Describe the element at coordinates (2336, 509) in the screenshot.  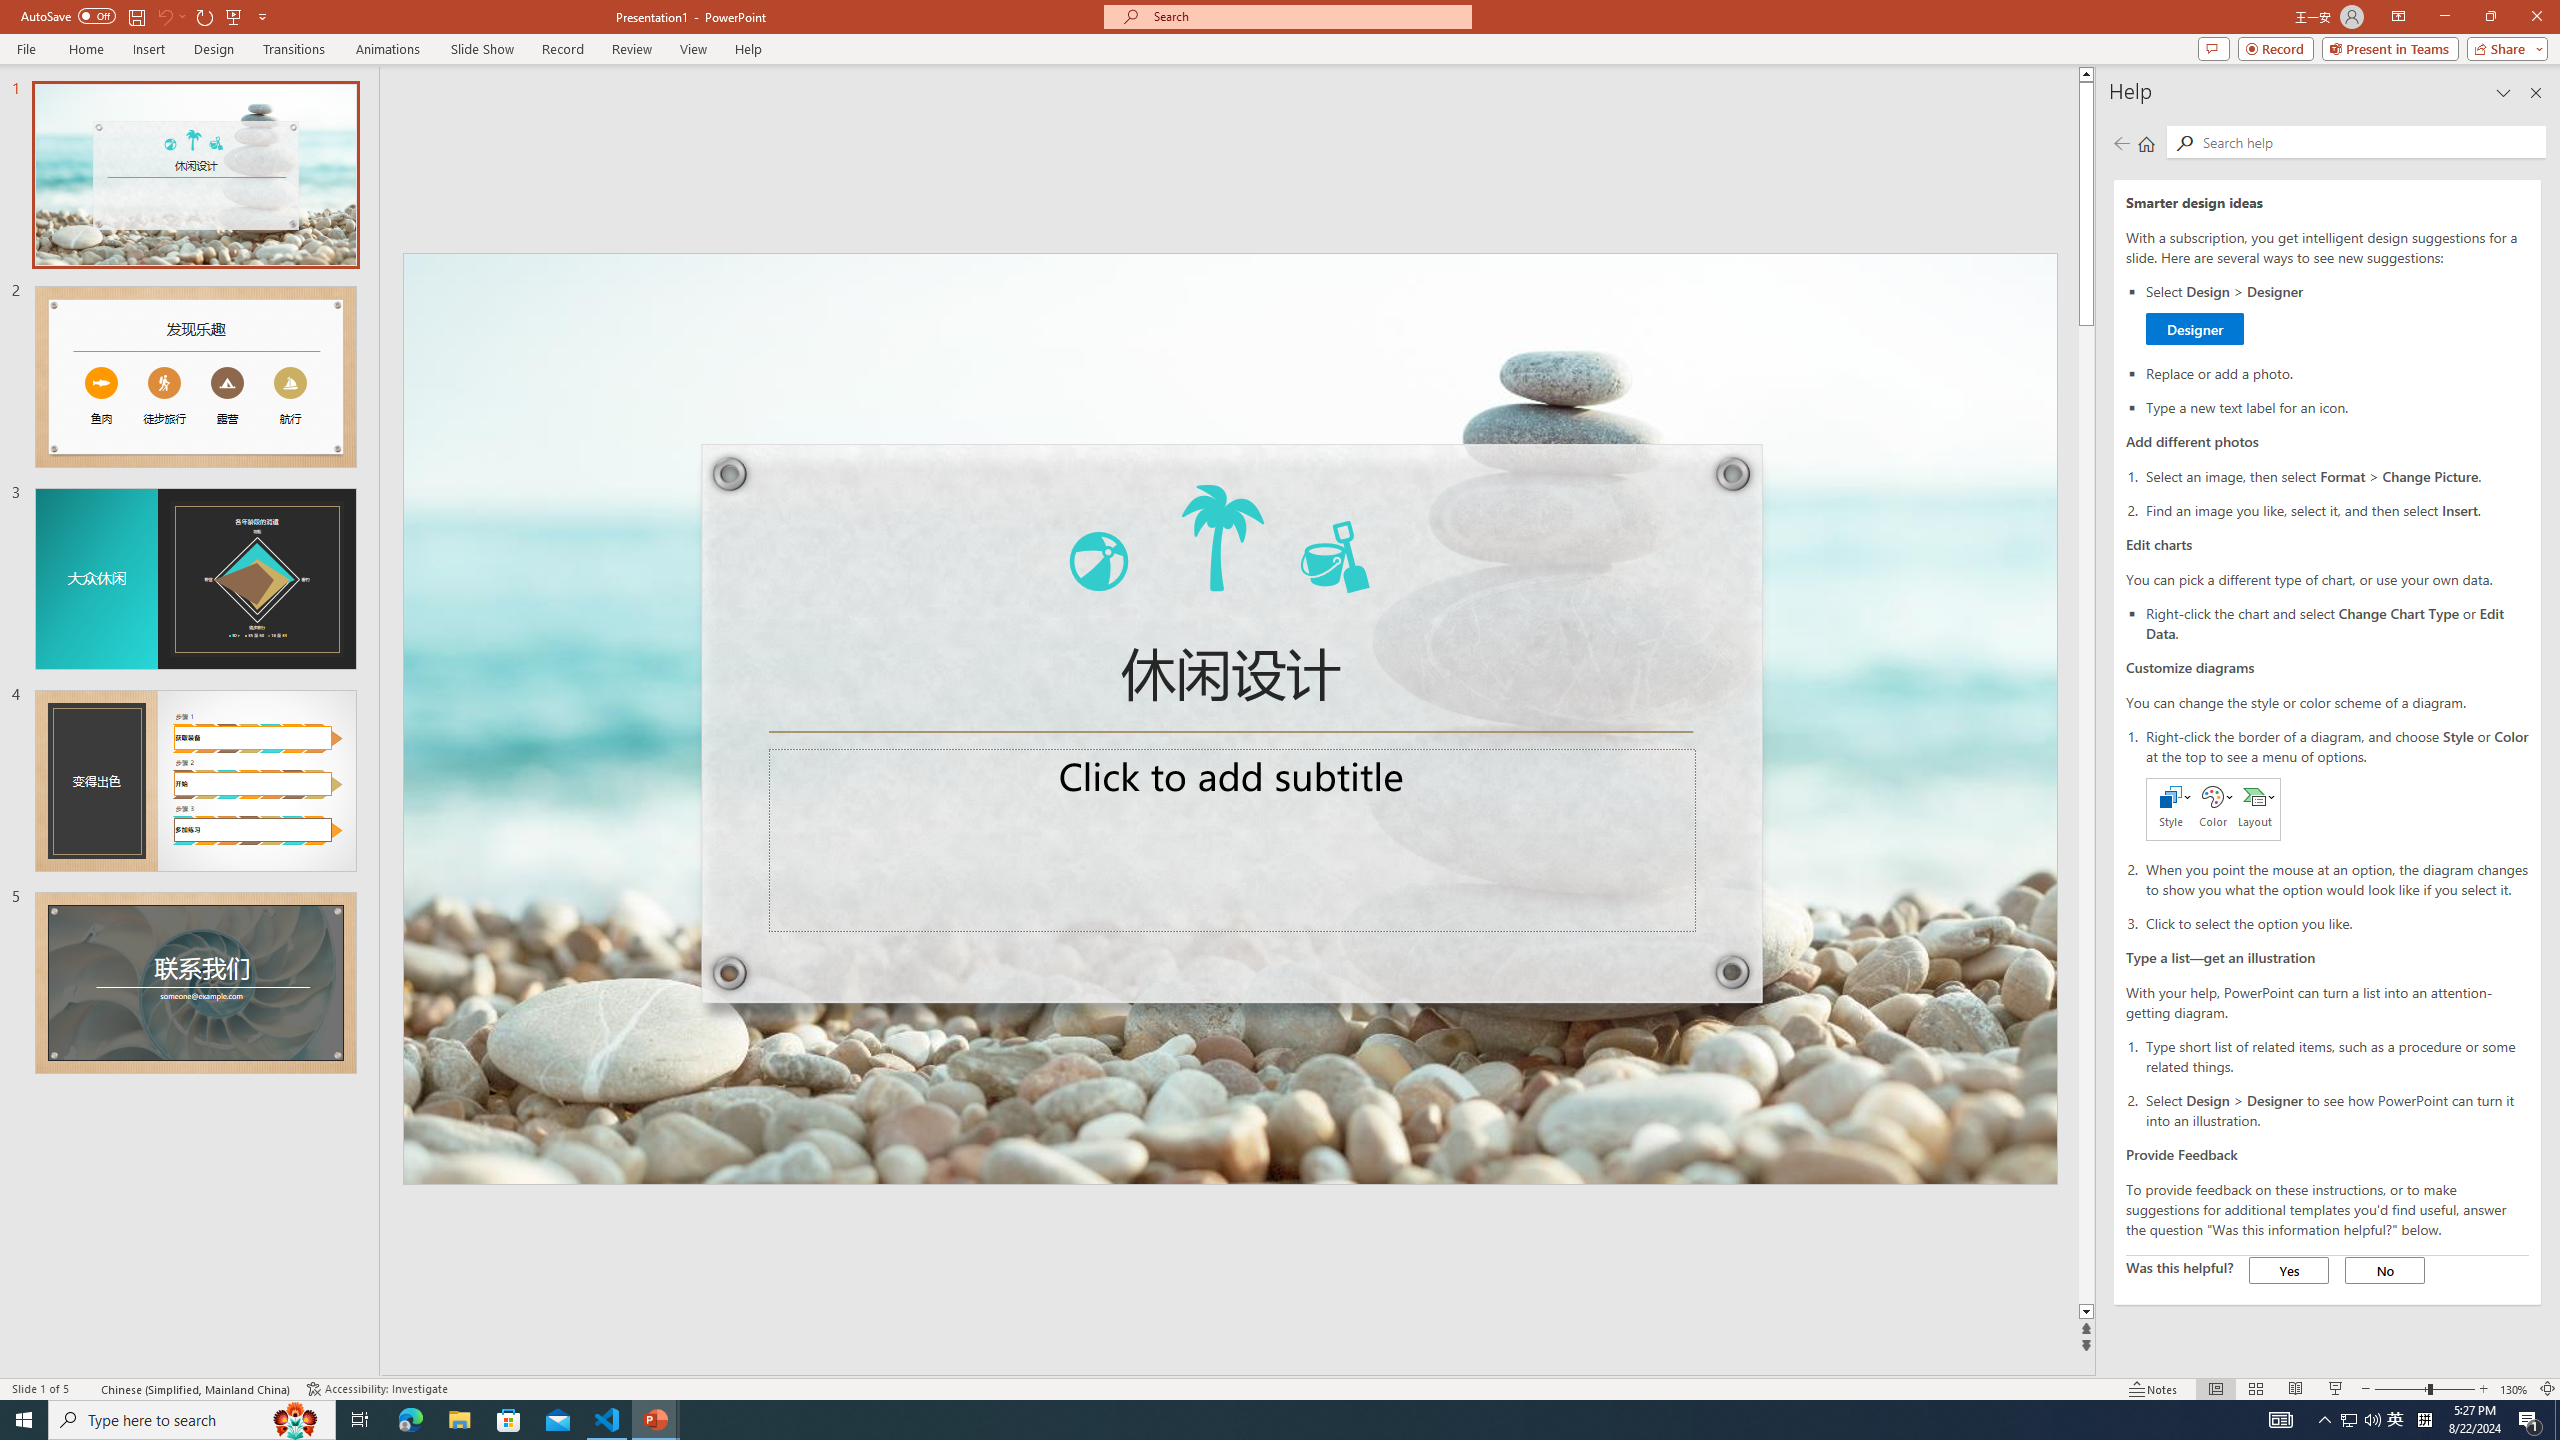
I see `'Find an image you like, select it, and then select Insert.'` at that location.